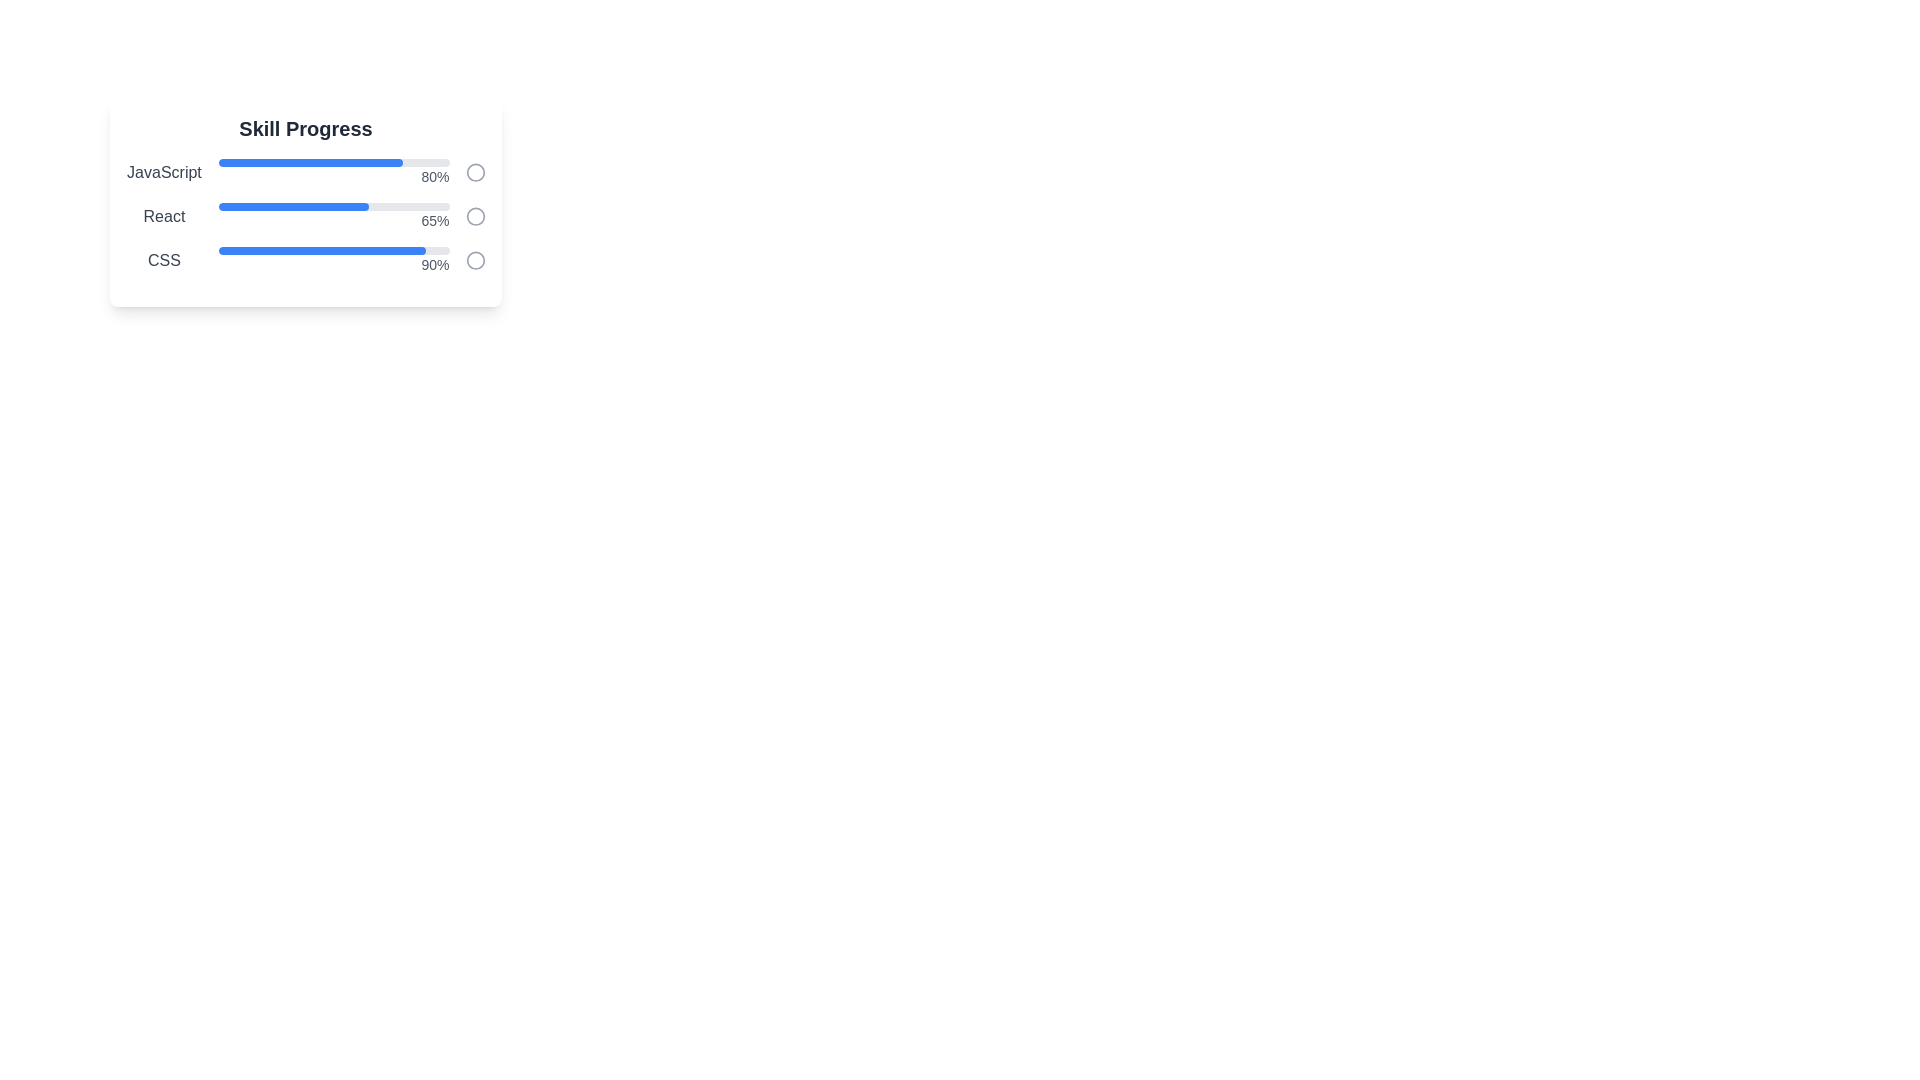 The width and height of the screenshot is (1920, 1080). I want to click on the progress visually of the blue progress indicator bar representing 80% completion for the 'JavaScript' skill in the 'Skill Progress' section, so click(310, 161).